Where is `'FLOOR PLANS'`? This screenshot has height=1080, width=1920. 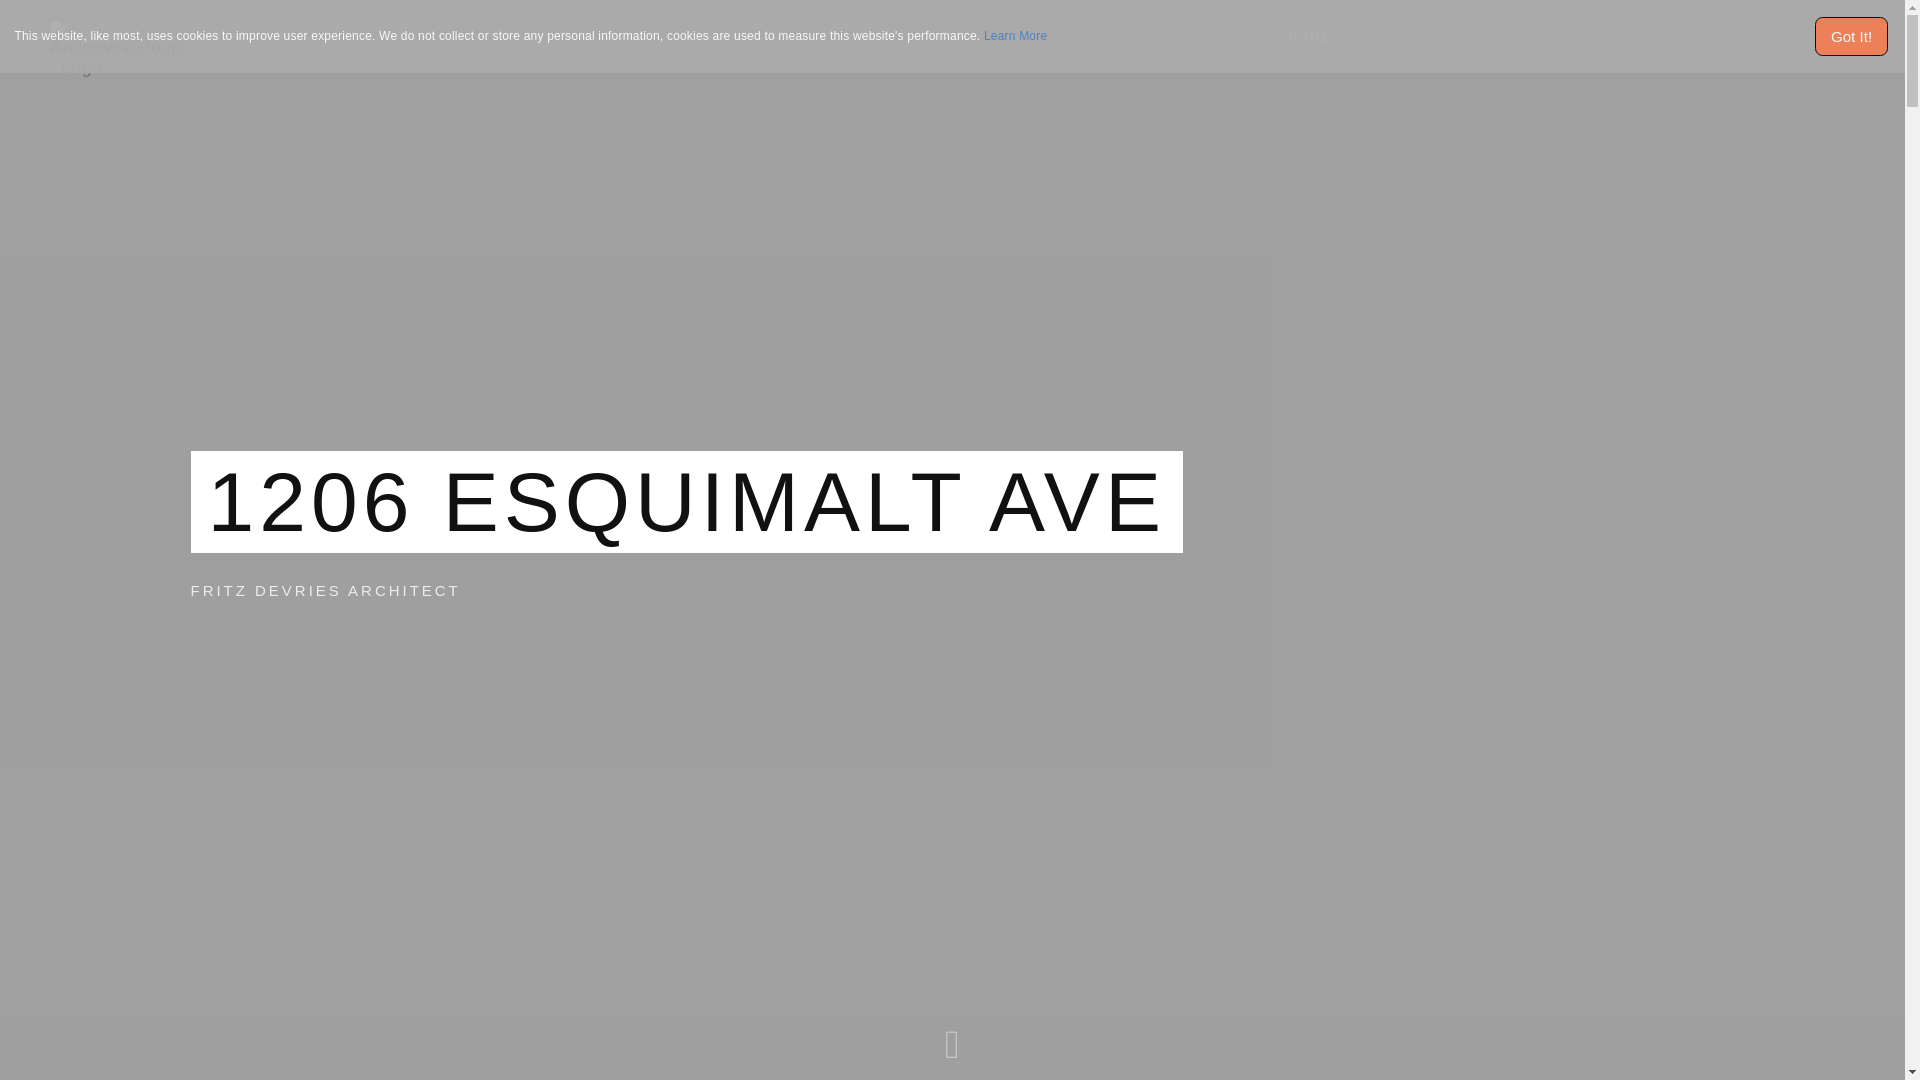 'FLOOR PLANS' is located at coordinates (1496, 37).